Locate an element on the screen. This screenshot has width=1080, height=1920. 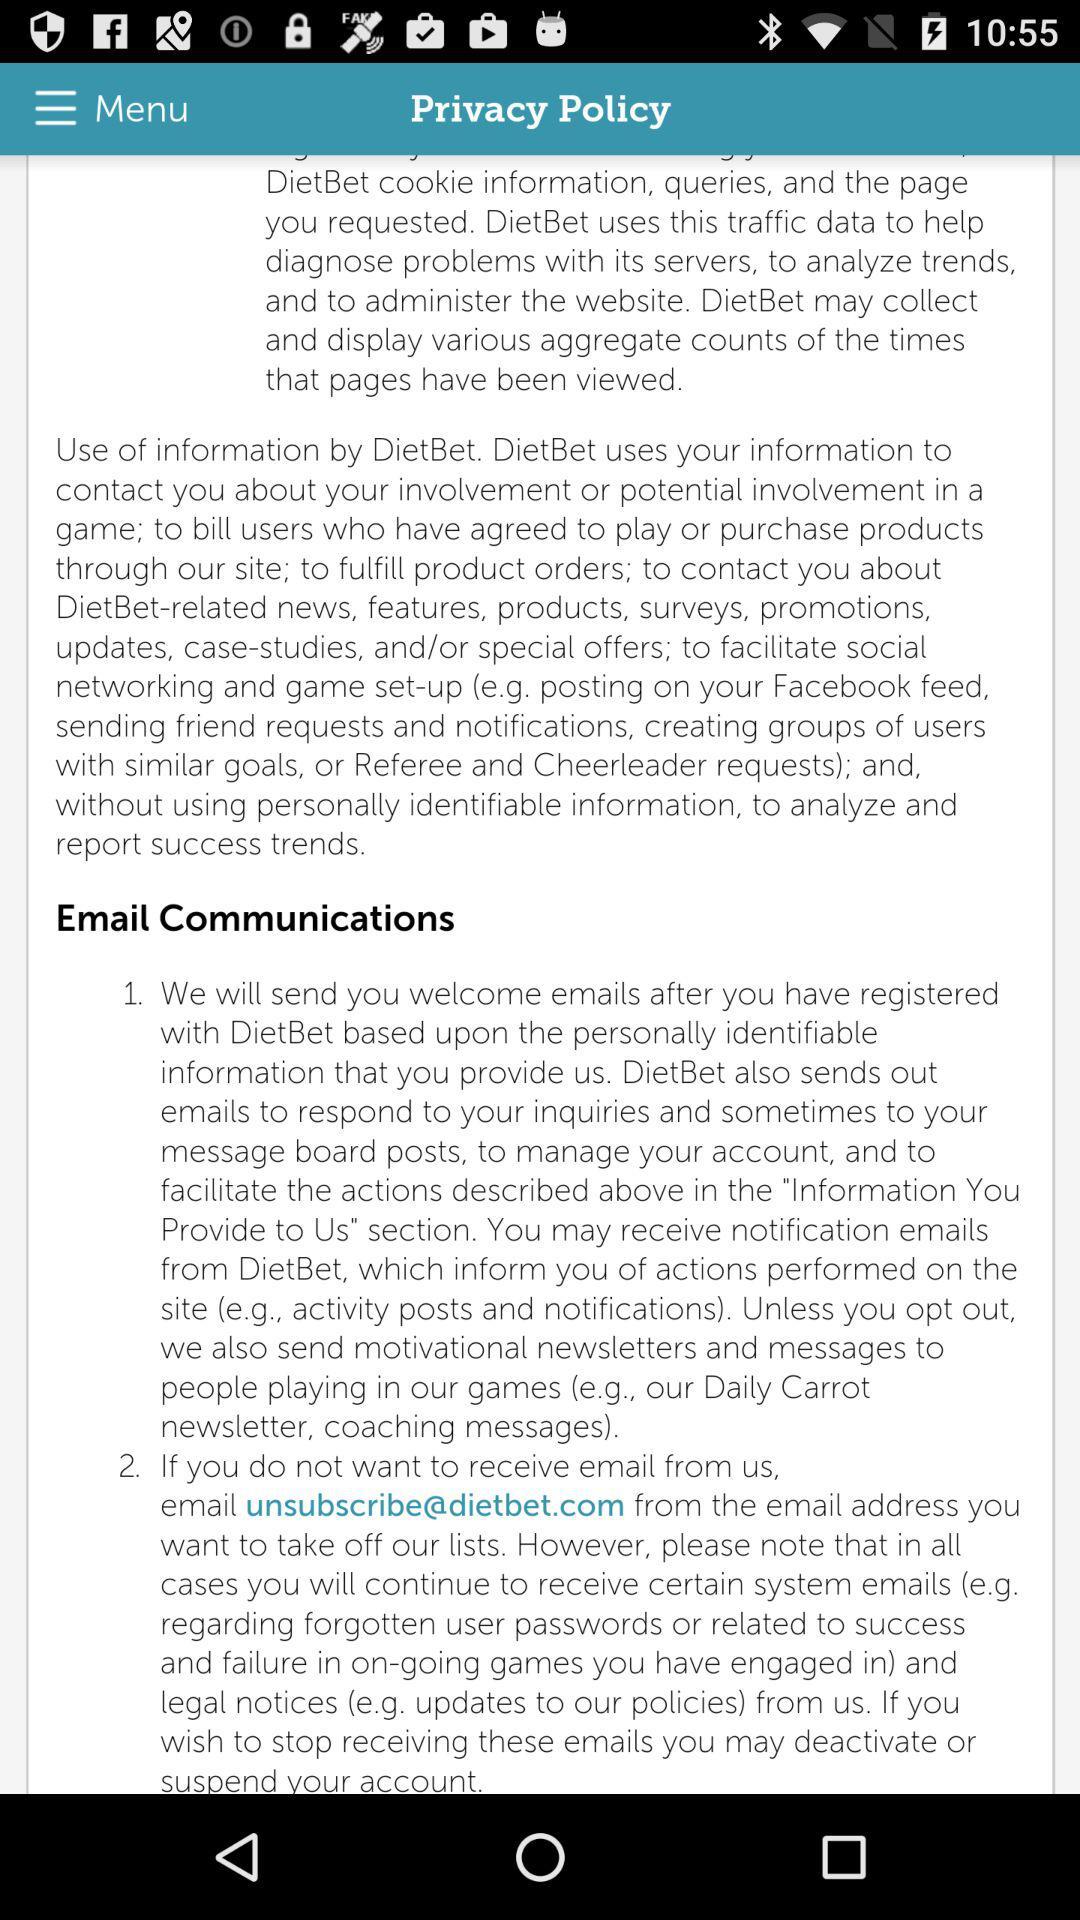
menu app is located at coordinates (101, 108).